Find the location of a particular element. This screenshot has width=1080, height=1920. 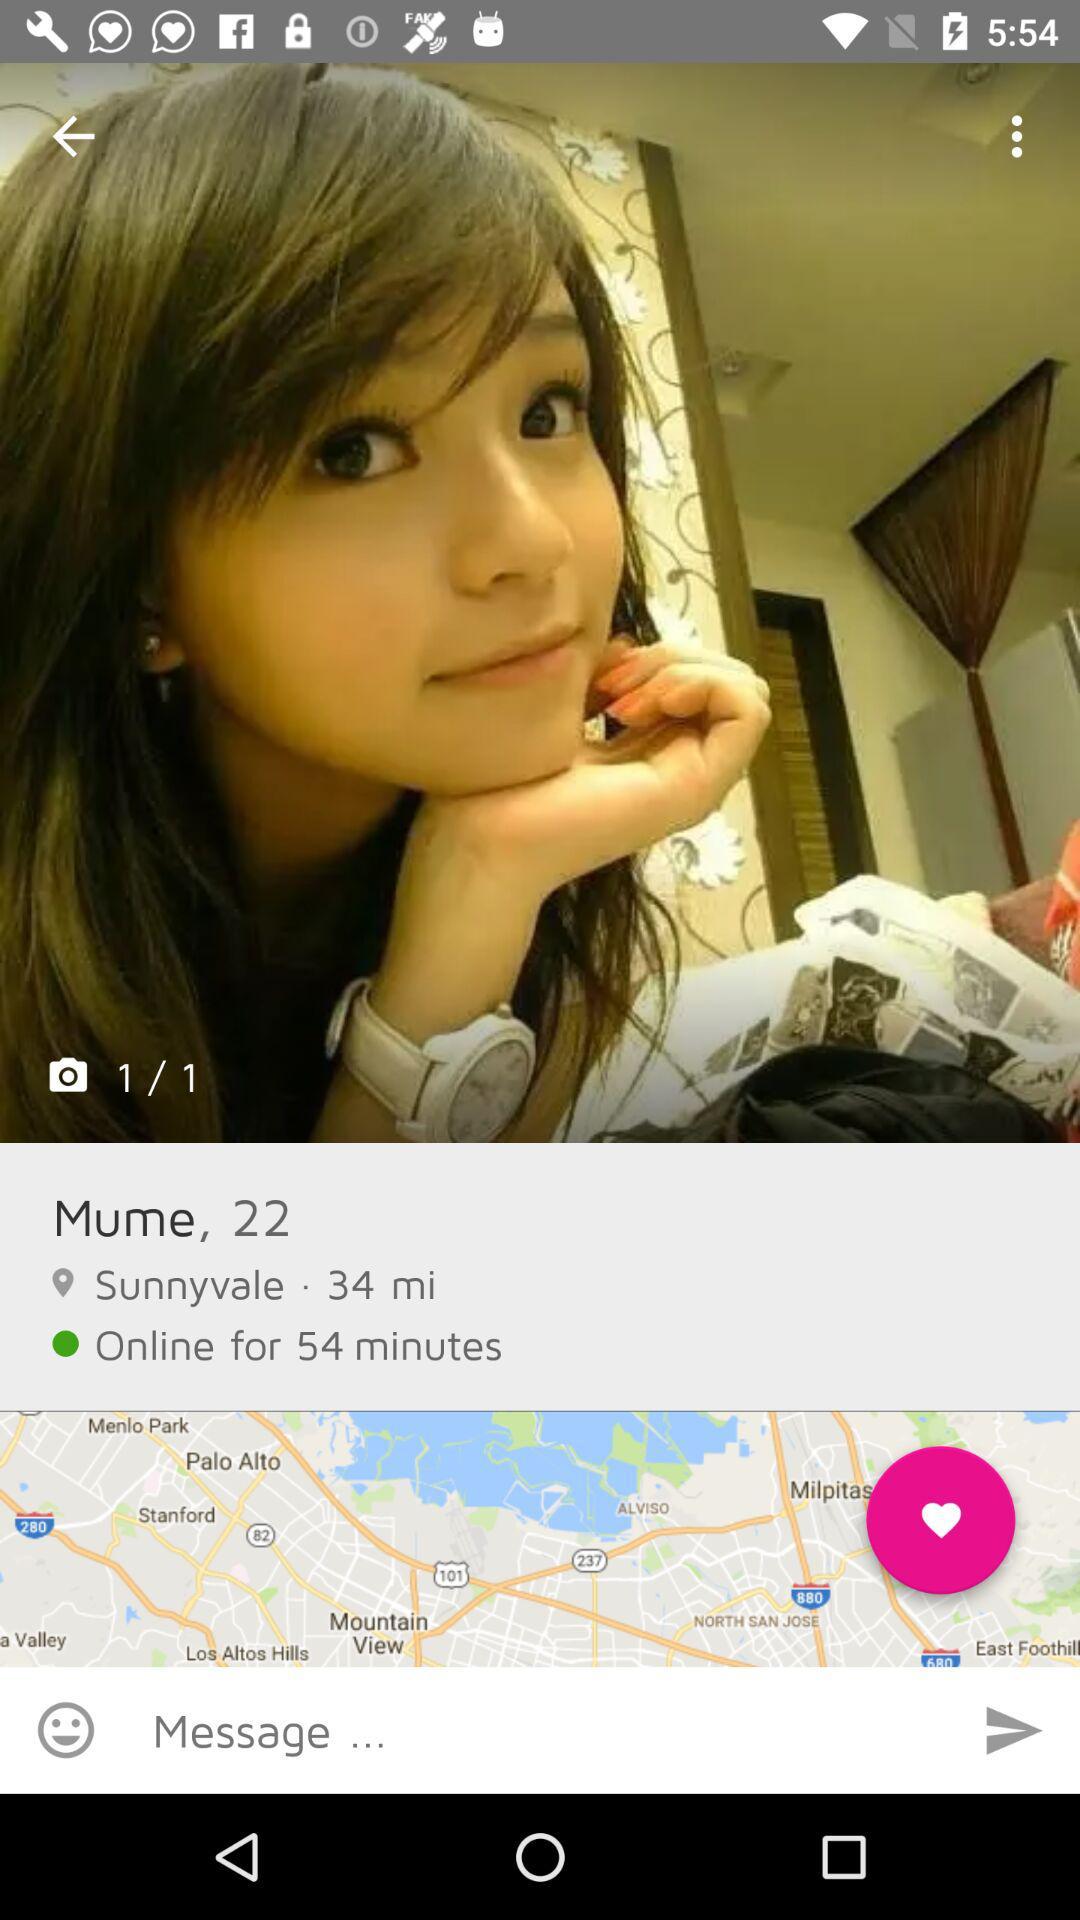

the favorite icon is located at coordinates (940, 1527).